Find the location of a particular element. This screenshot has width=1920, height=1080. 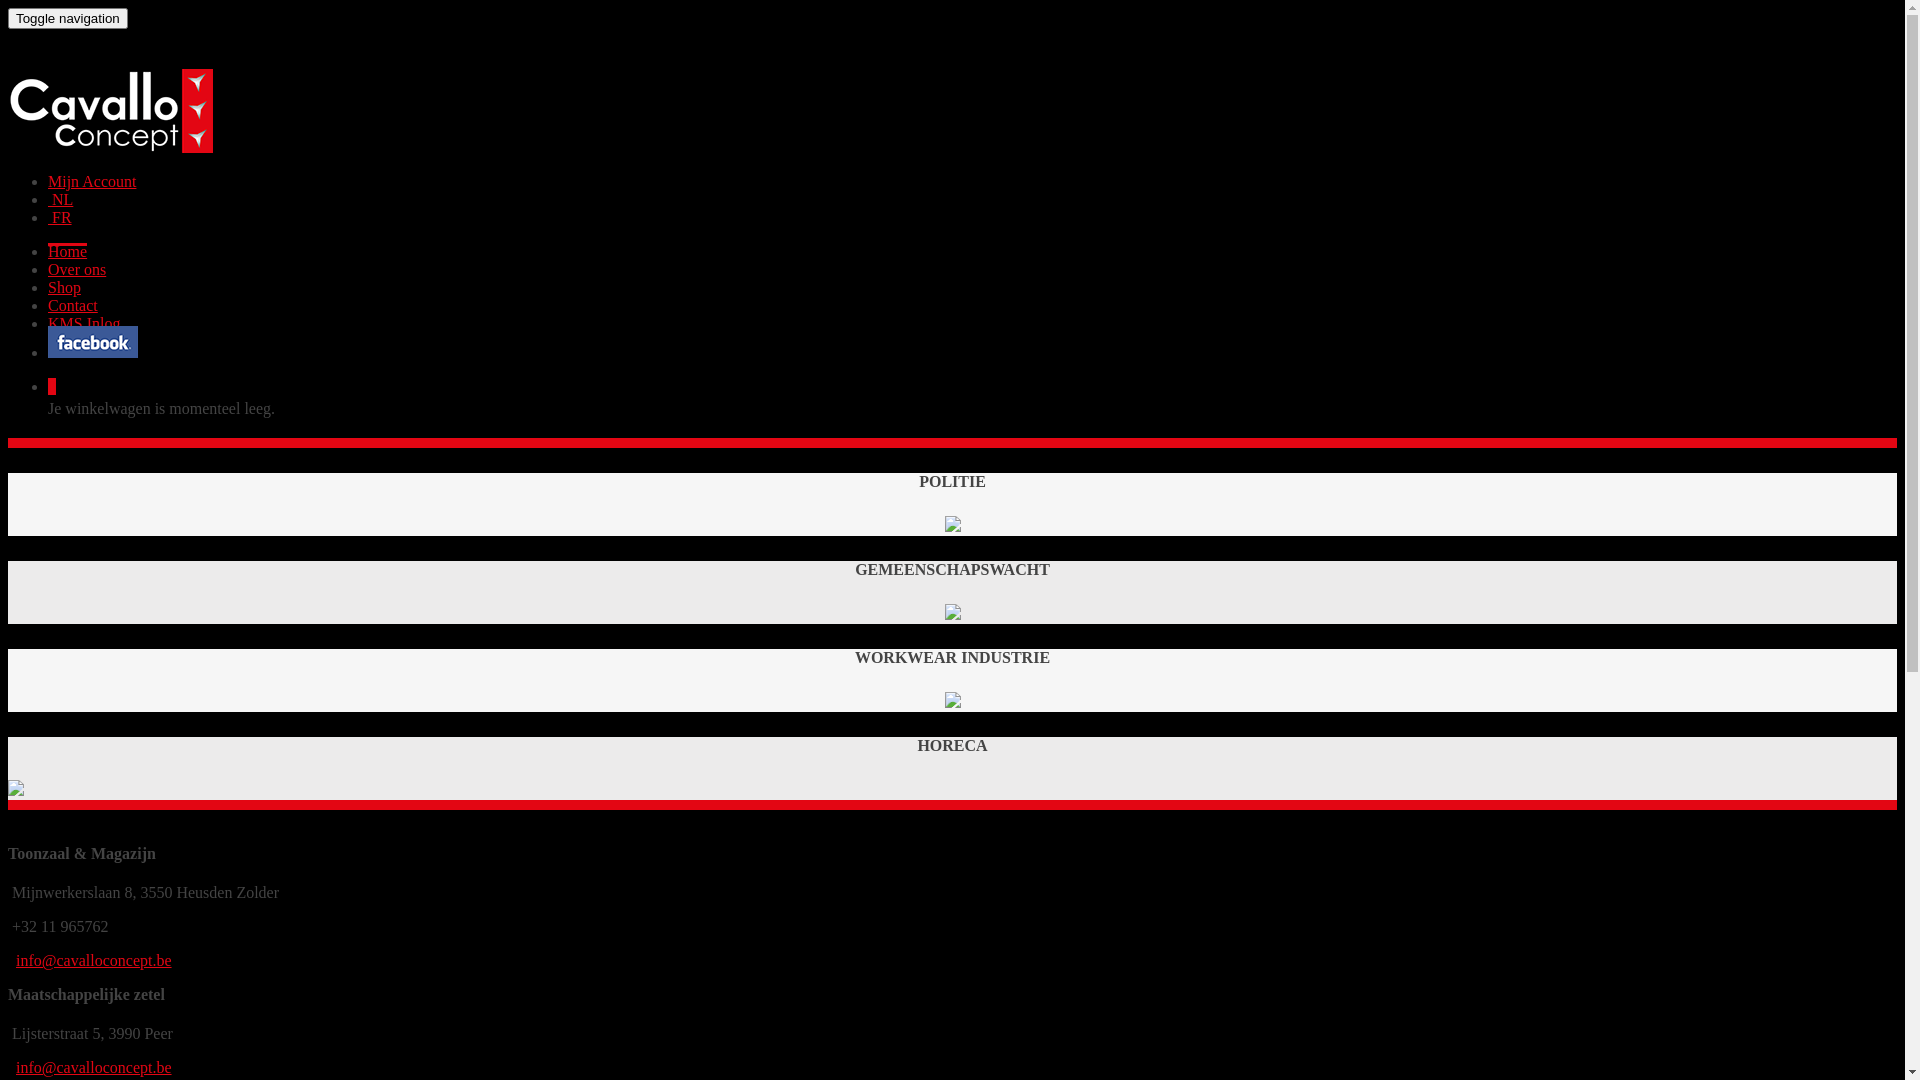

'Toggle navigation' is located at coordinates (67, 18).